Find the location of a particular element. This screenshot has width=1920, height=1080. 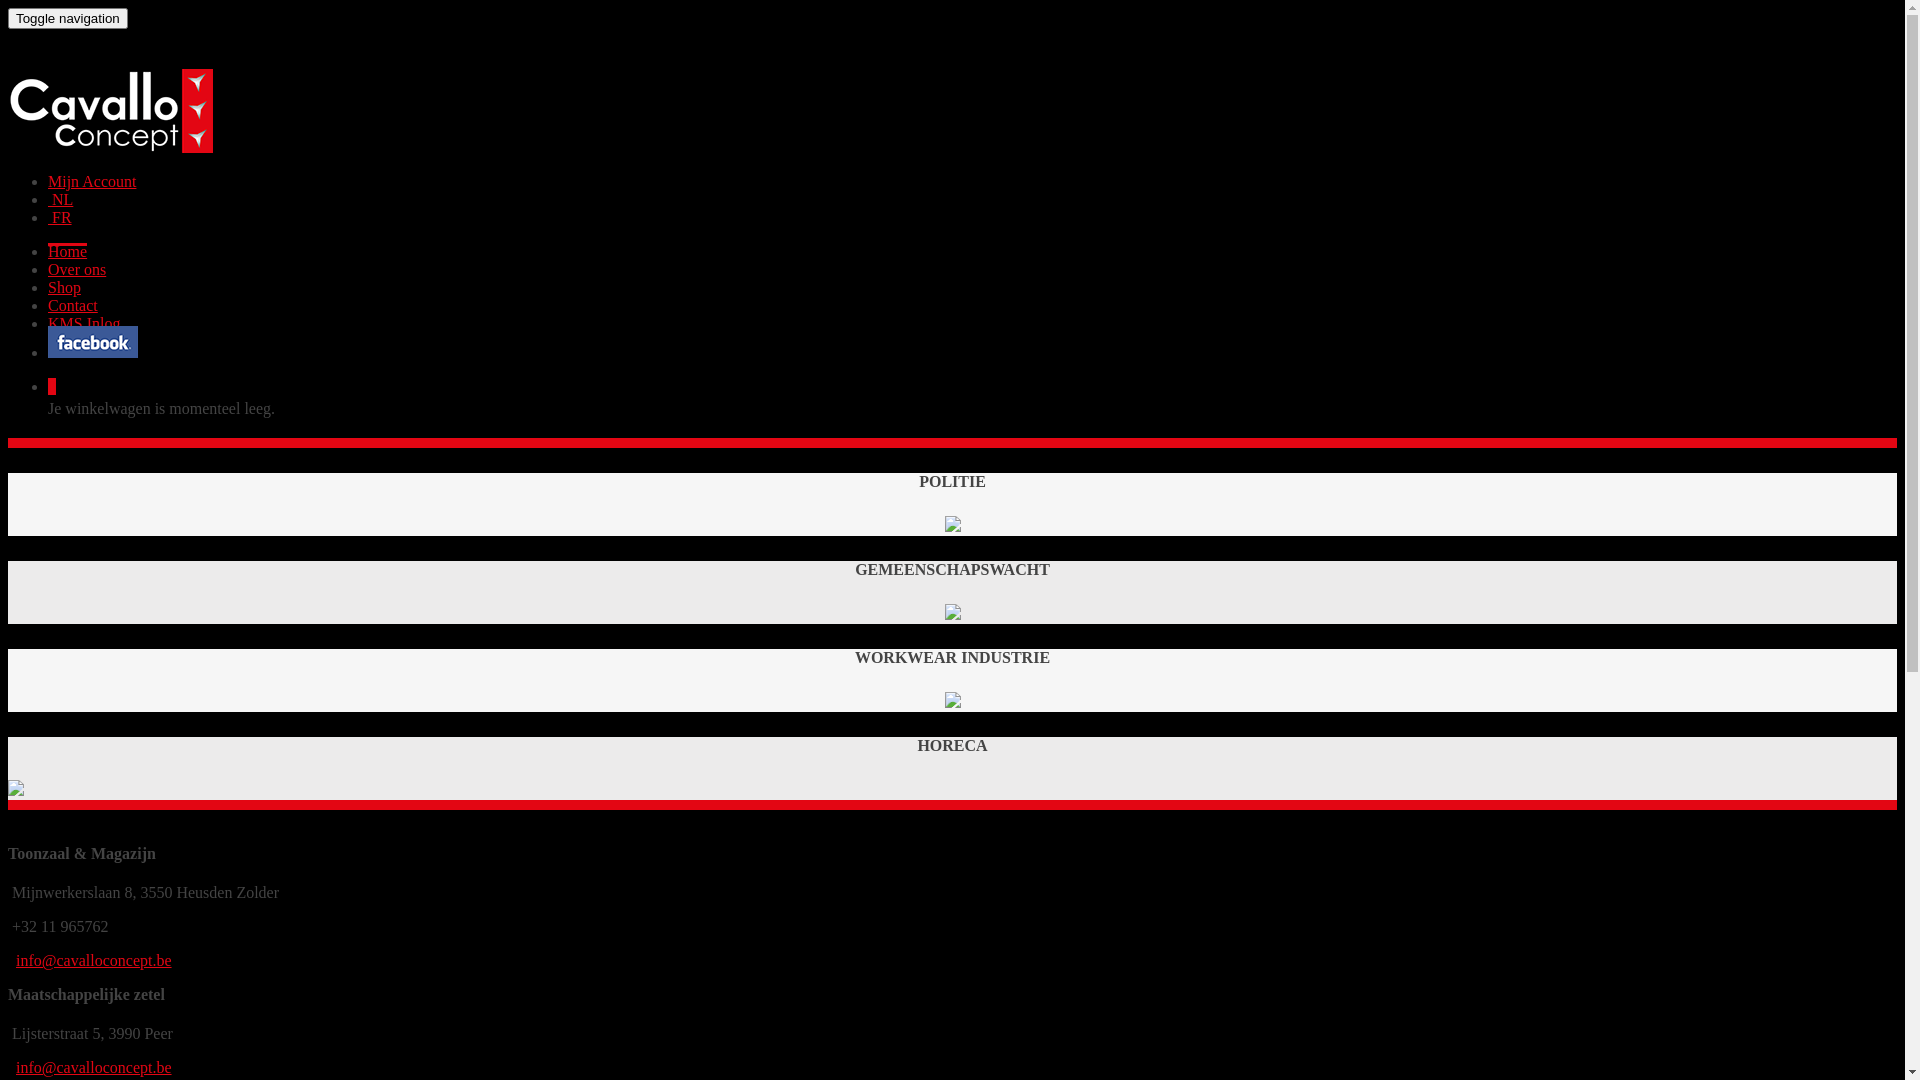

'Toggle navigation' is located at coordinates (67, 18).